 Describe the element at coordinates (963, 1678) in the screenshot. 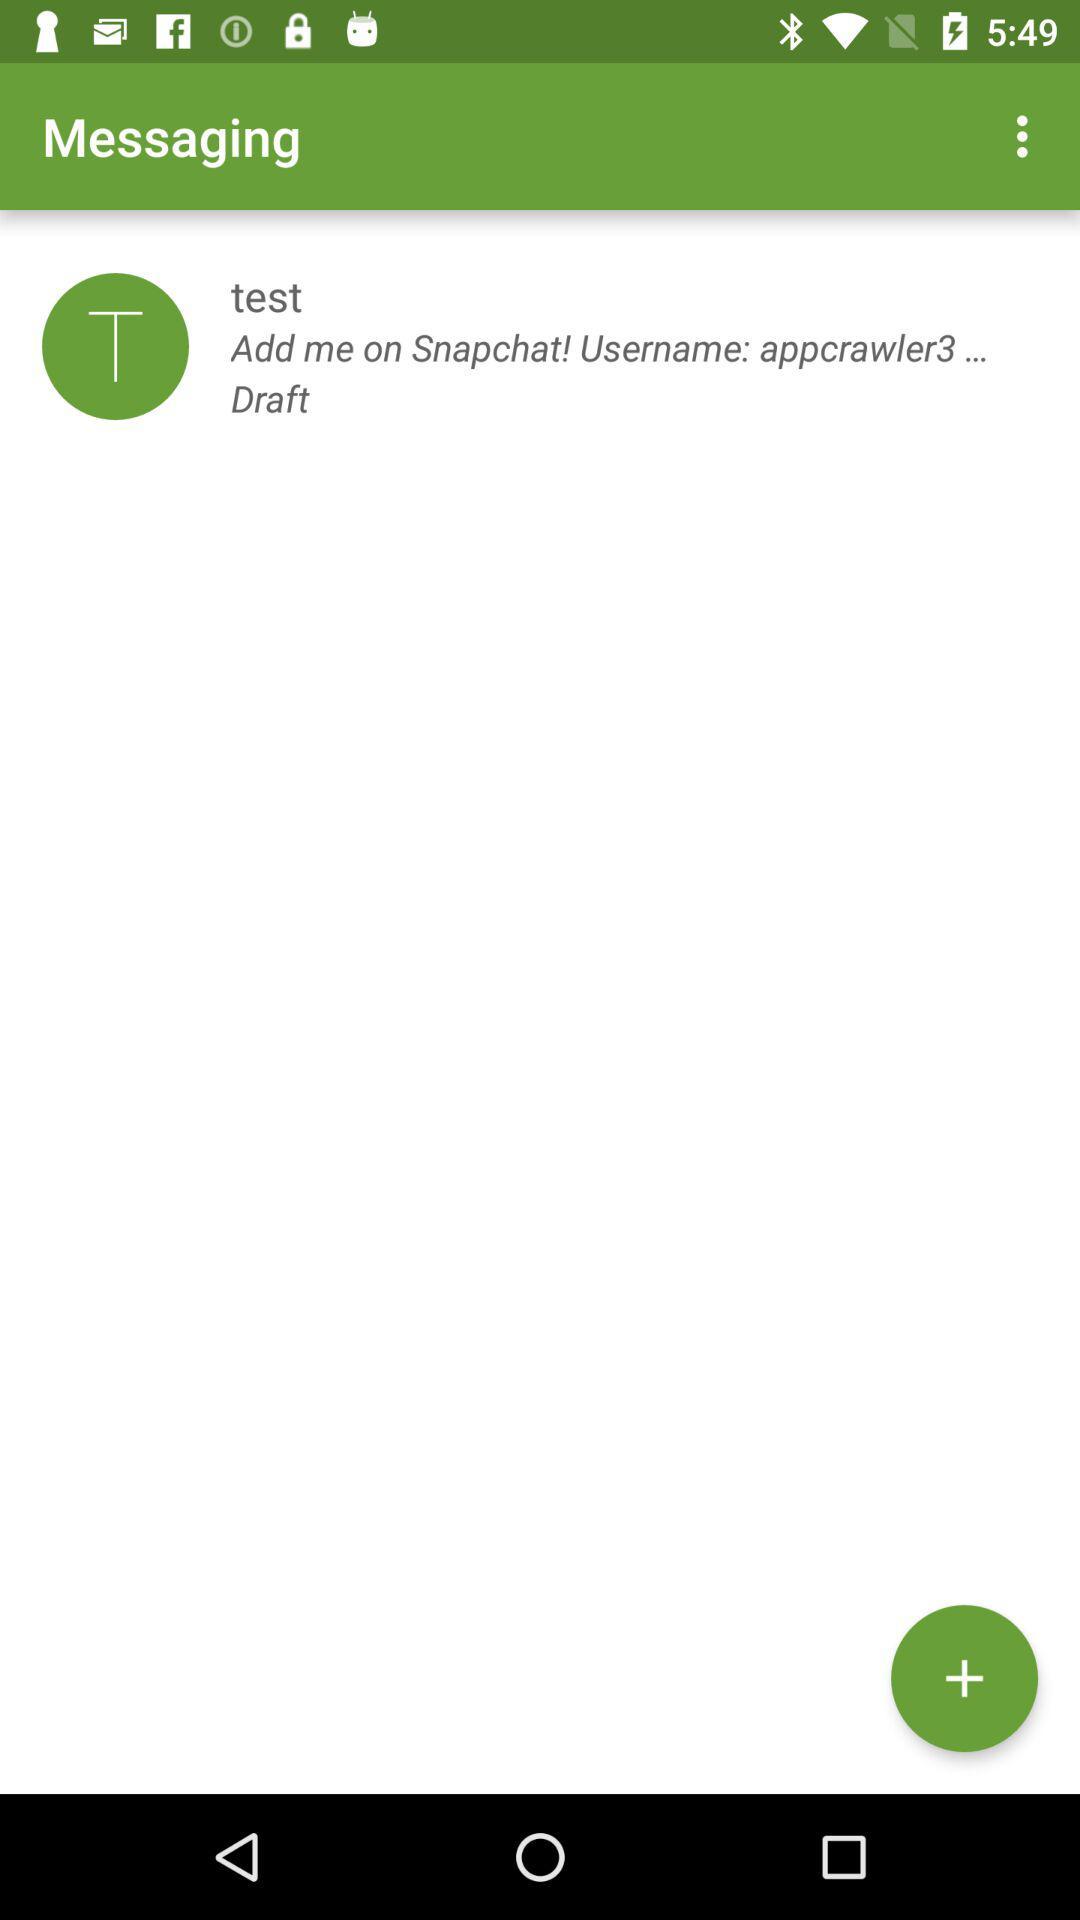

I see `the add icon` at that location.